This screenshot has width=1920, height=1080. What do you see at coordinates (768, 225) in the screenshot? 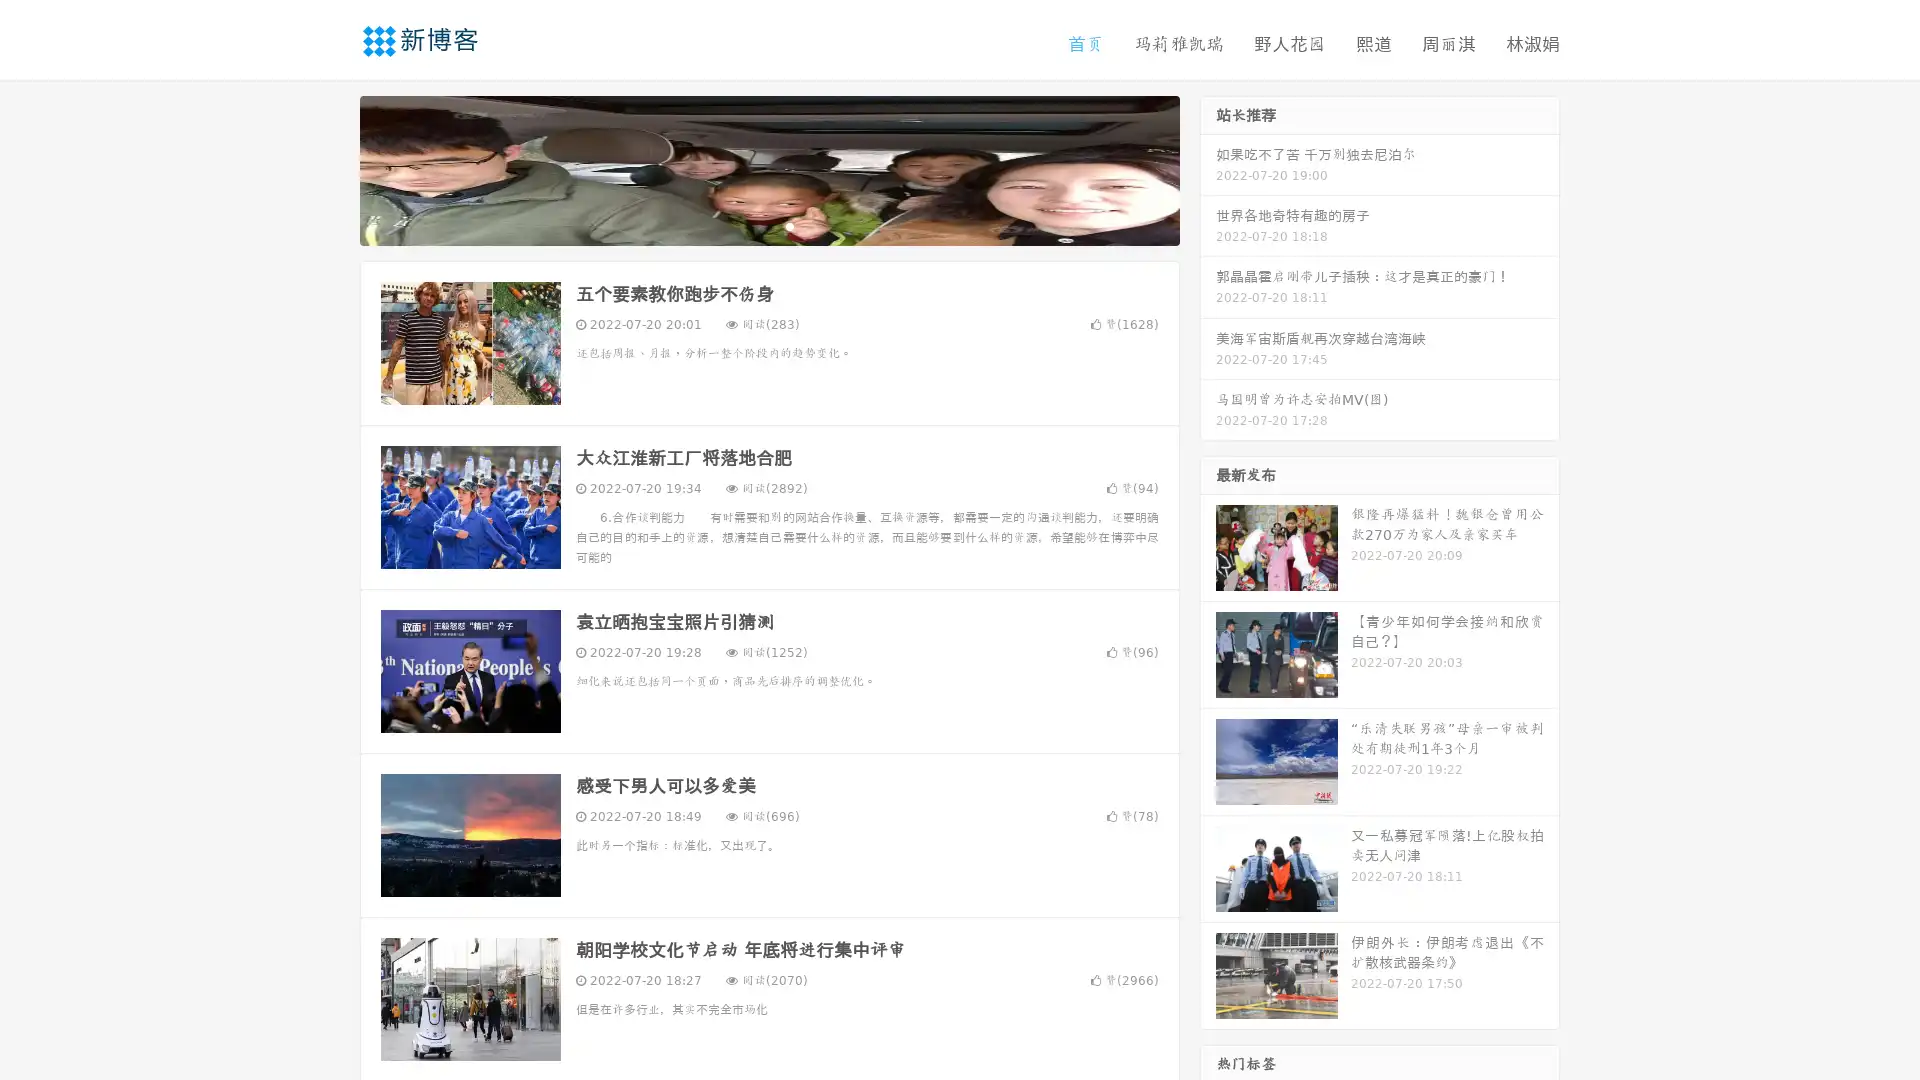
I see `Go to slide 2` at bounding box center [768, 225].